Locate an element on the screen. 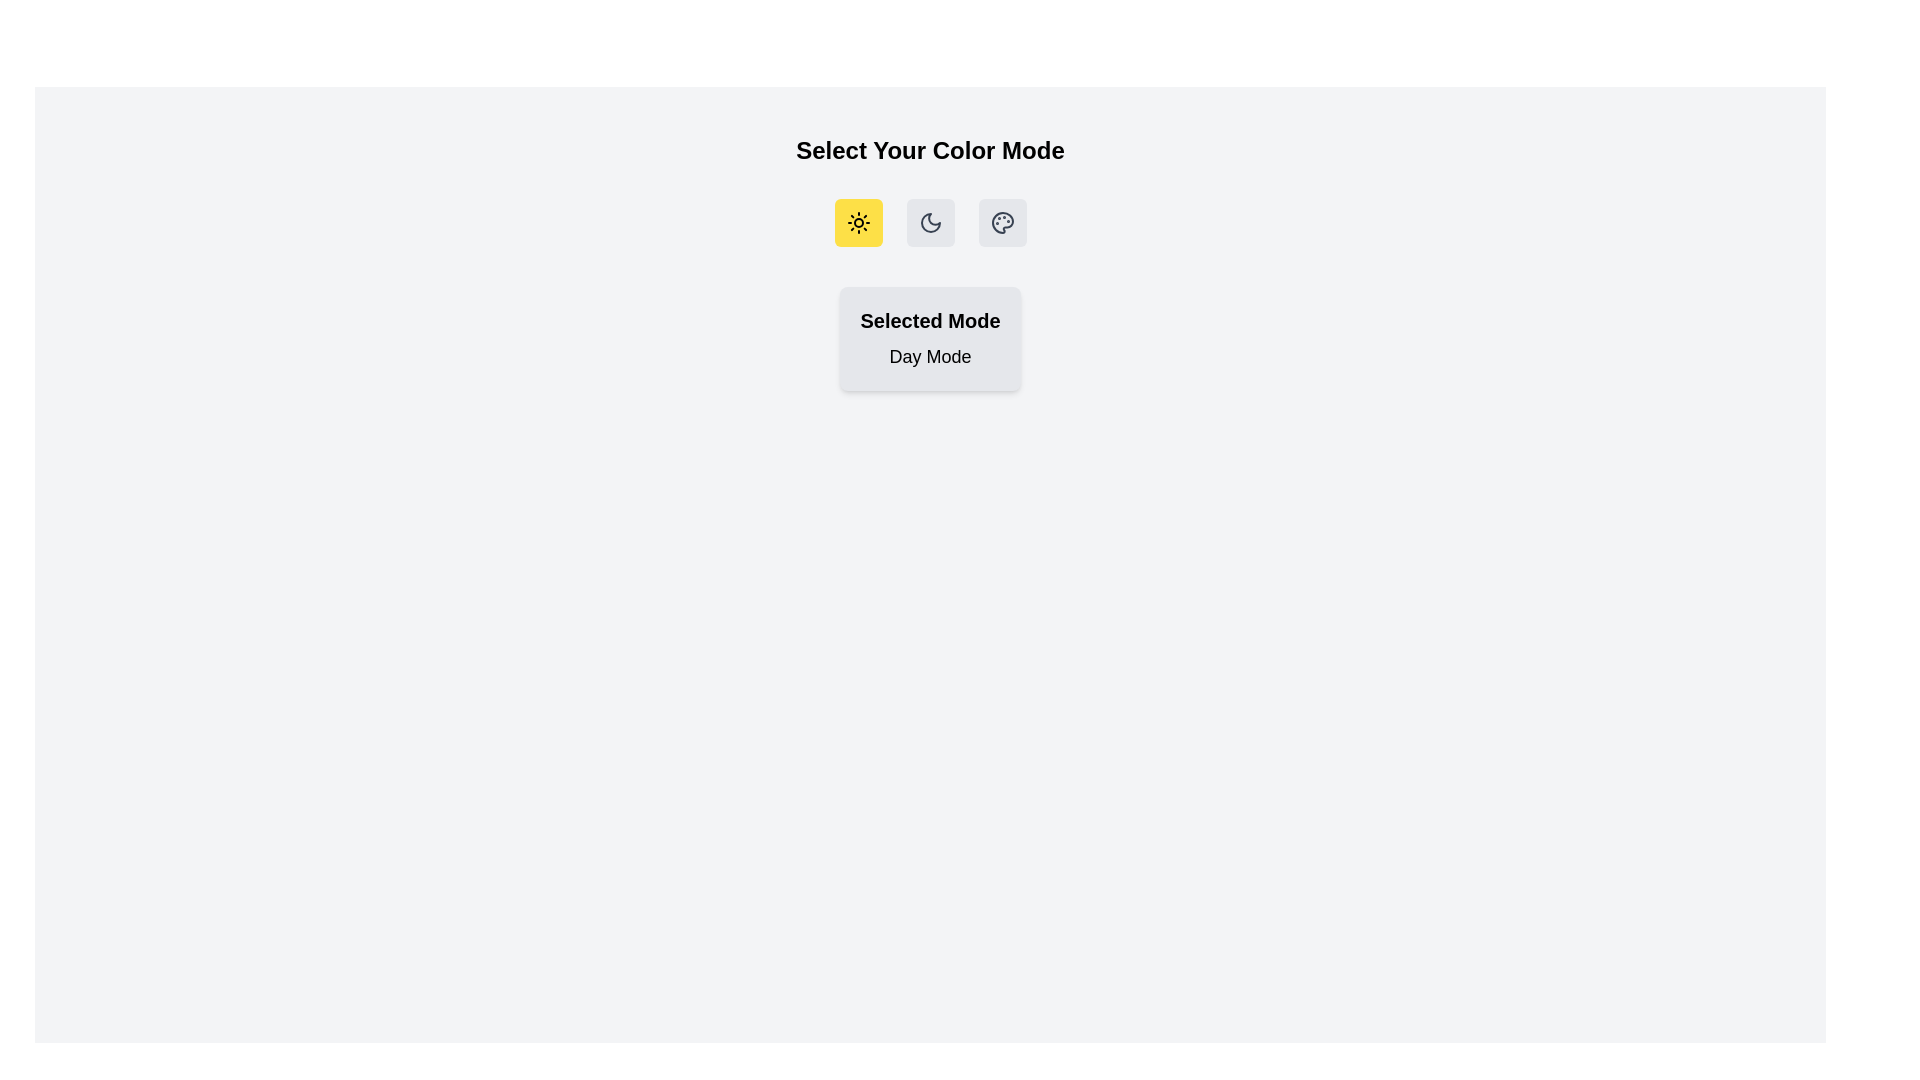 The width and height of the screenshot is (1920, 1080). the 'Night Mode' button to select it is located at coordinates (929, 223).